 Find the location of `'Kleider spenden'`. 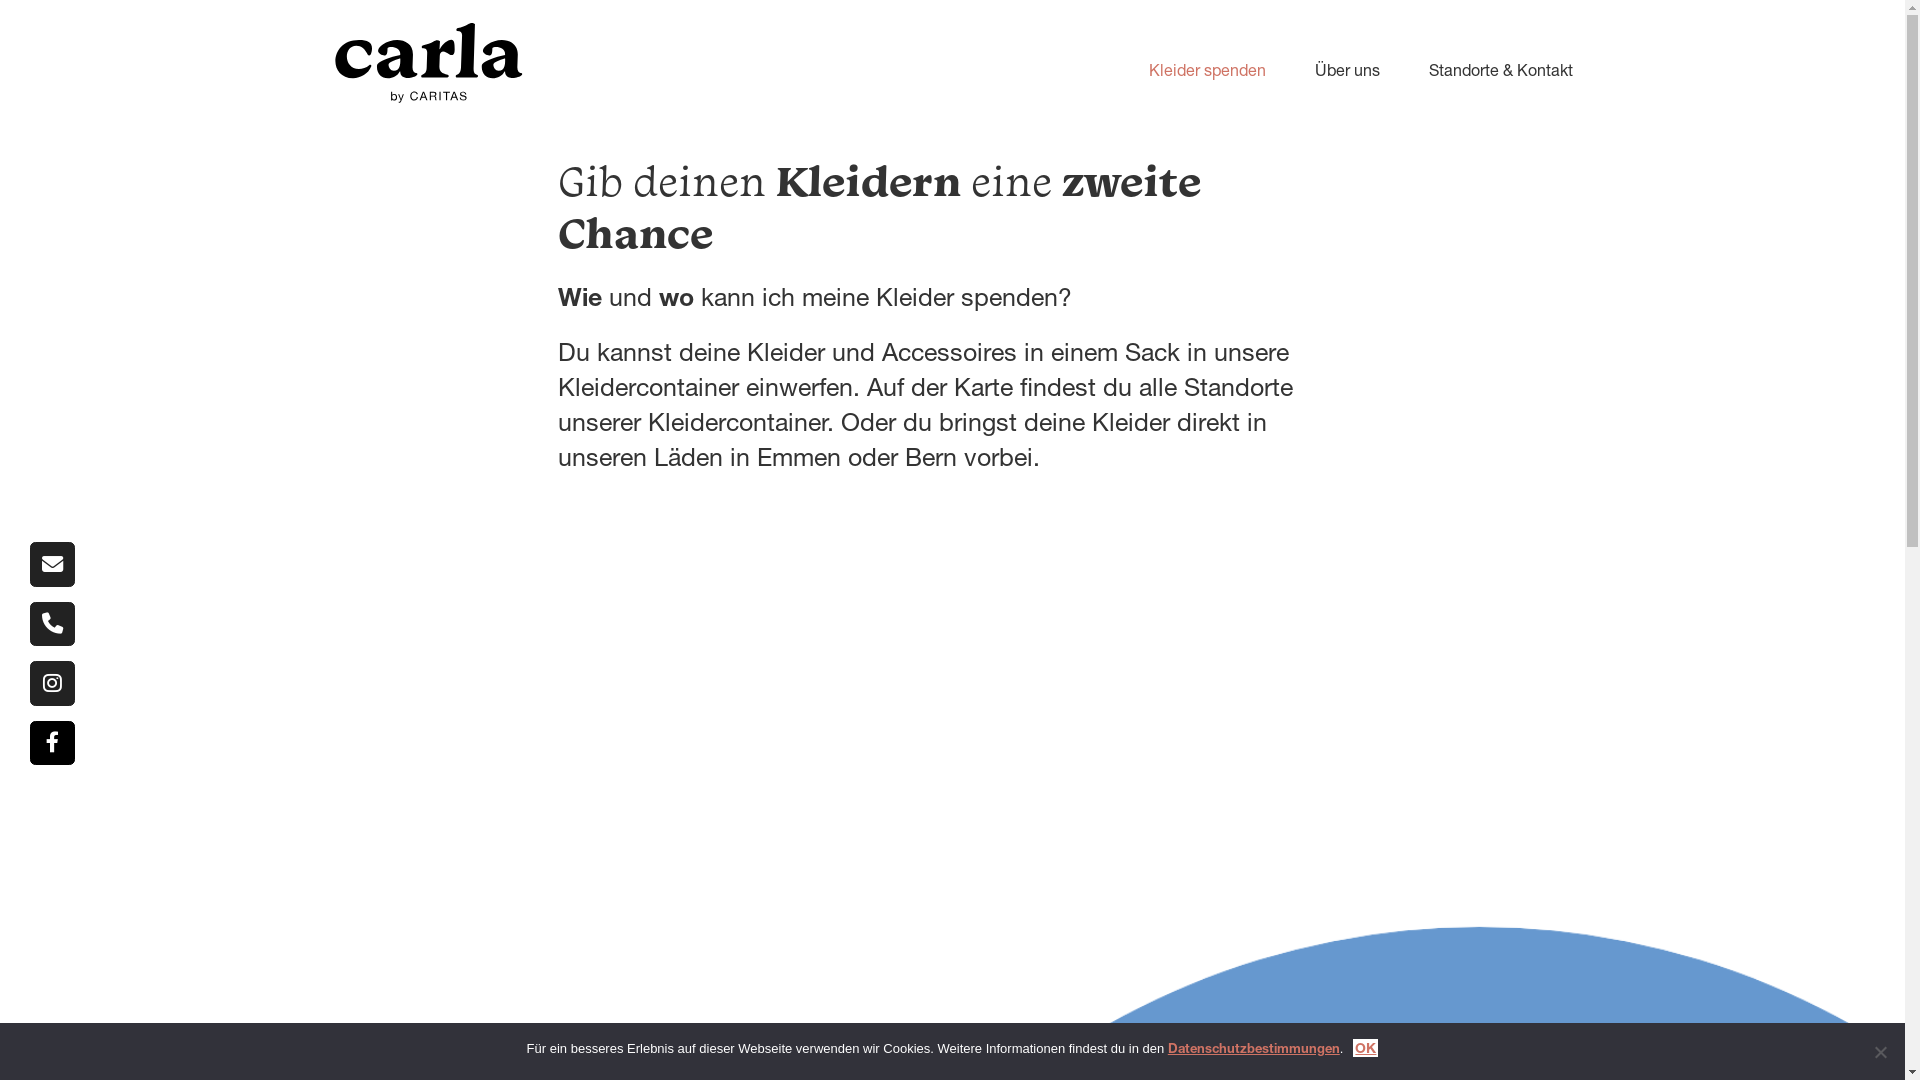

'Kleider spenden' is located at coordinates (1107, 68).